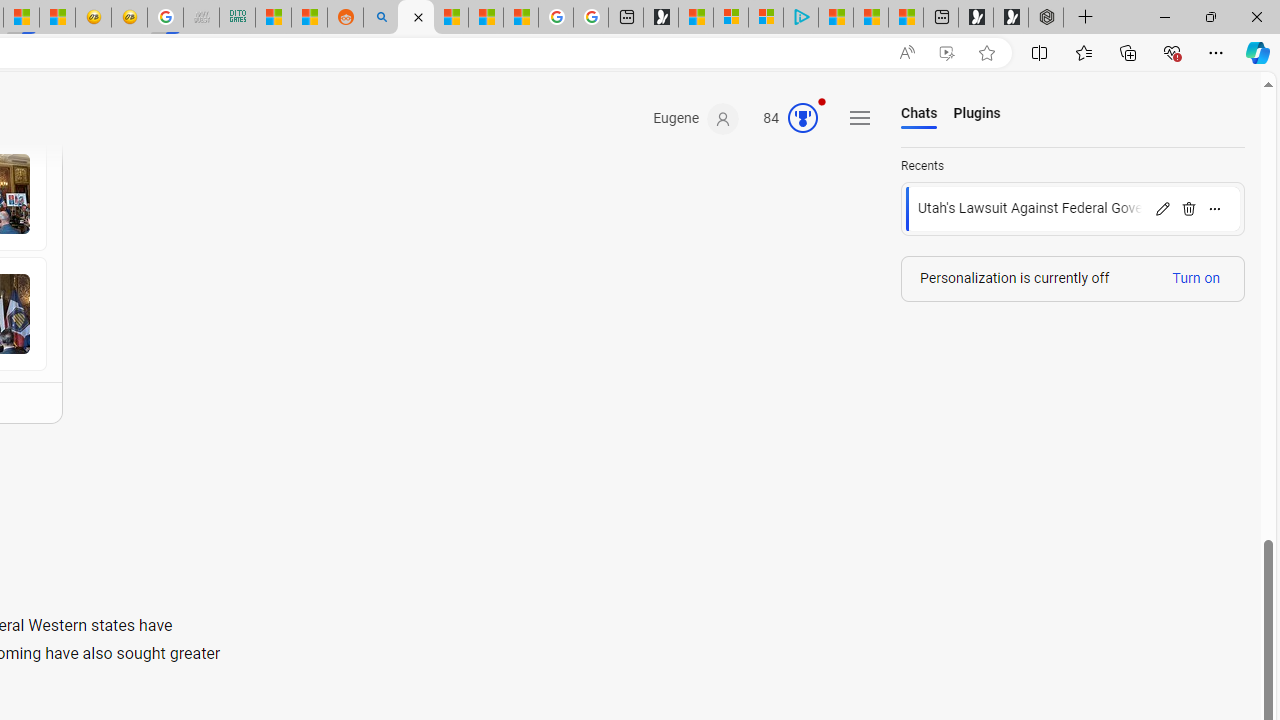  Describe the element at coordinates (415, 17) in the screenshot. I see `'Microsoft Copilot in Bing'` at that location.